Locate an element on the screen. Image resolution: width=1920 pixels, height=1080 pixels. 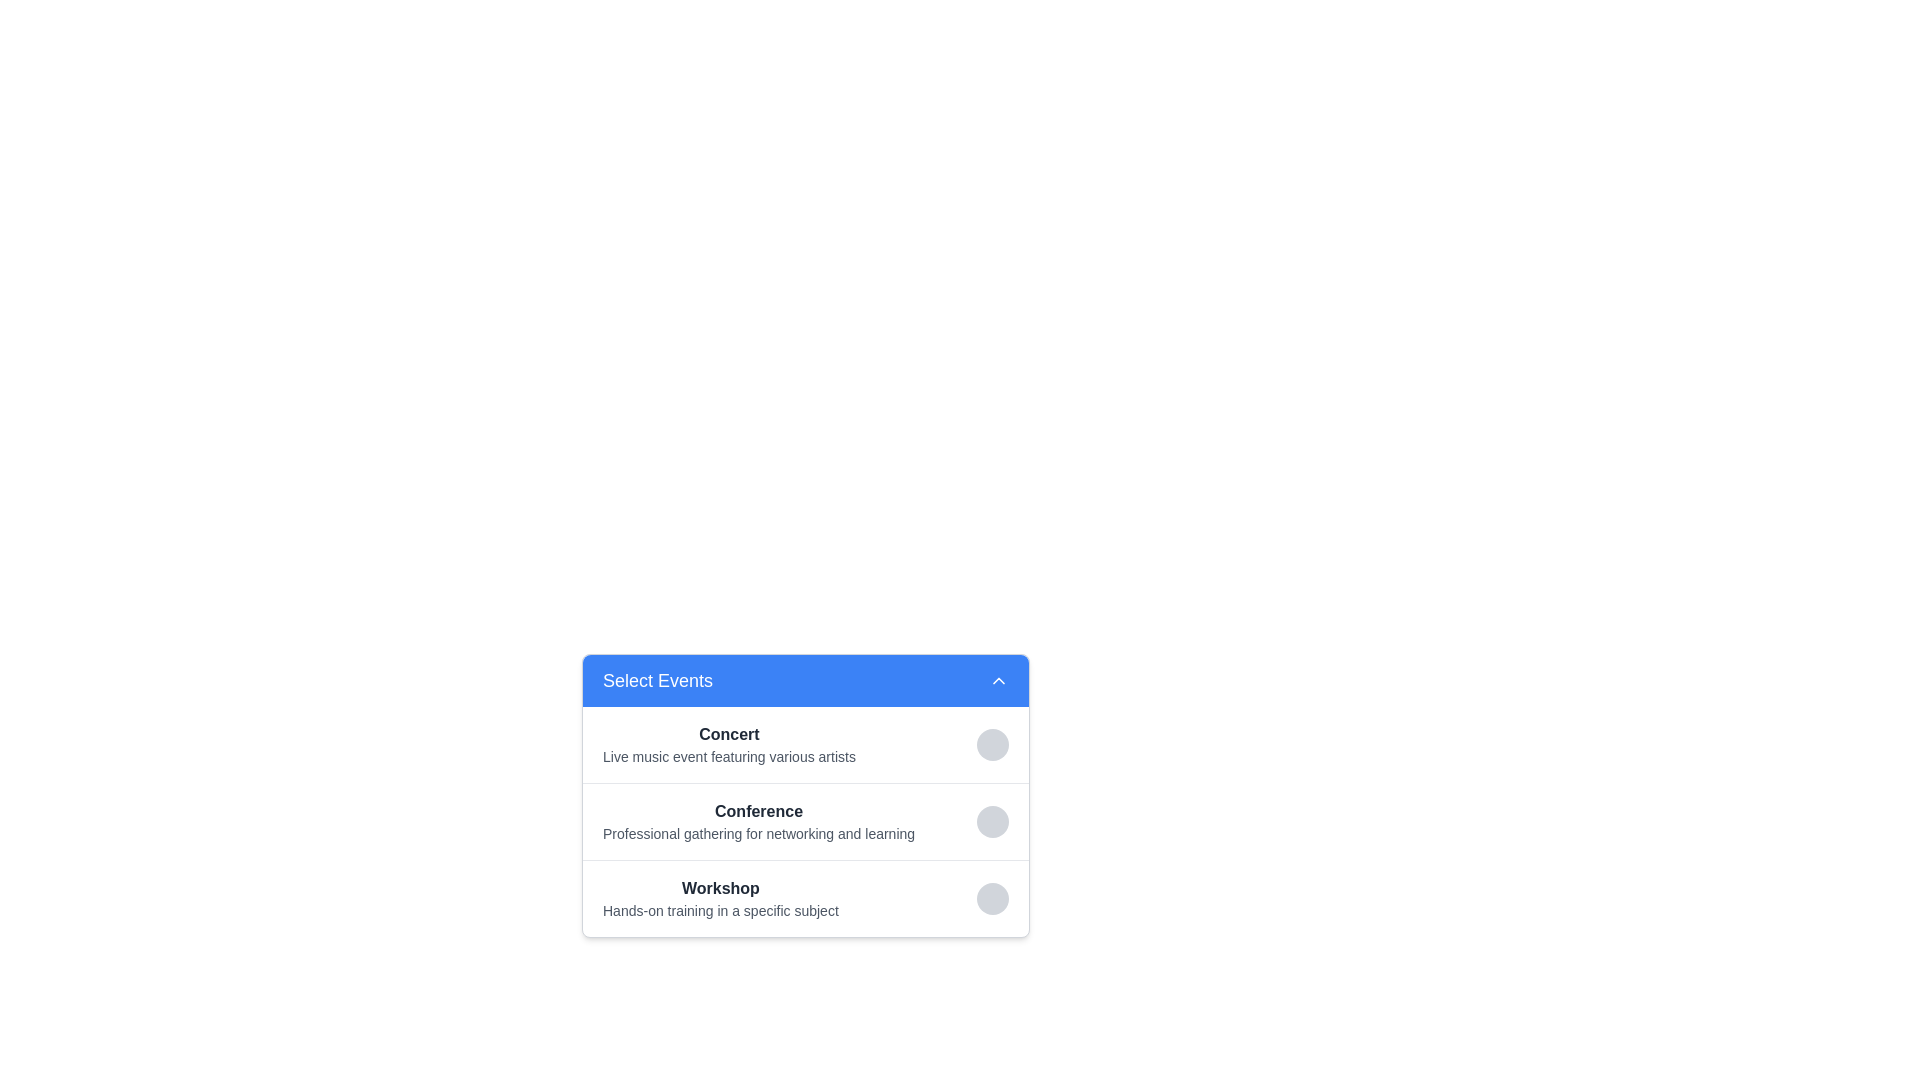
the text label that reads 'Professional gathering for networking and learning', which is styled in gray and located directly below the bold title 'Conference' within the 'Select Events' dropdown section is located at coordinates (757, 833).